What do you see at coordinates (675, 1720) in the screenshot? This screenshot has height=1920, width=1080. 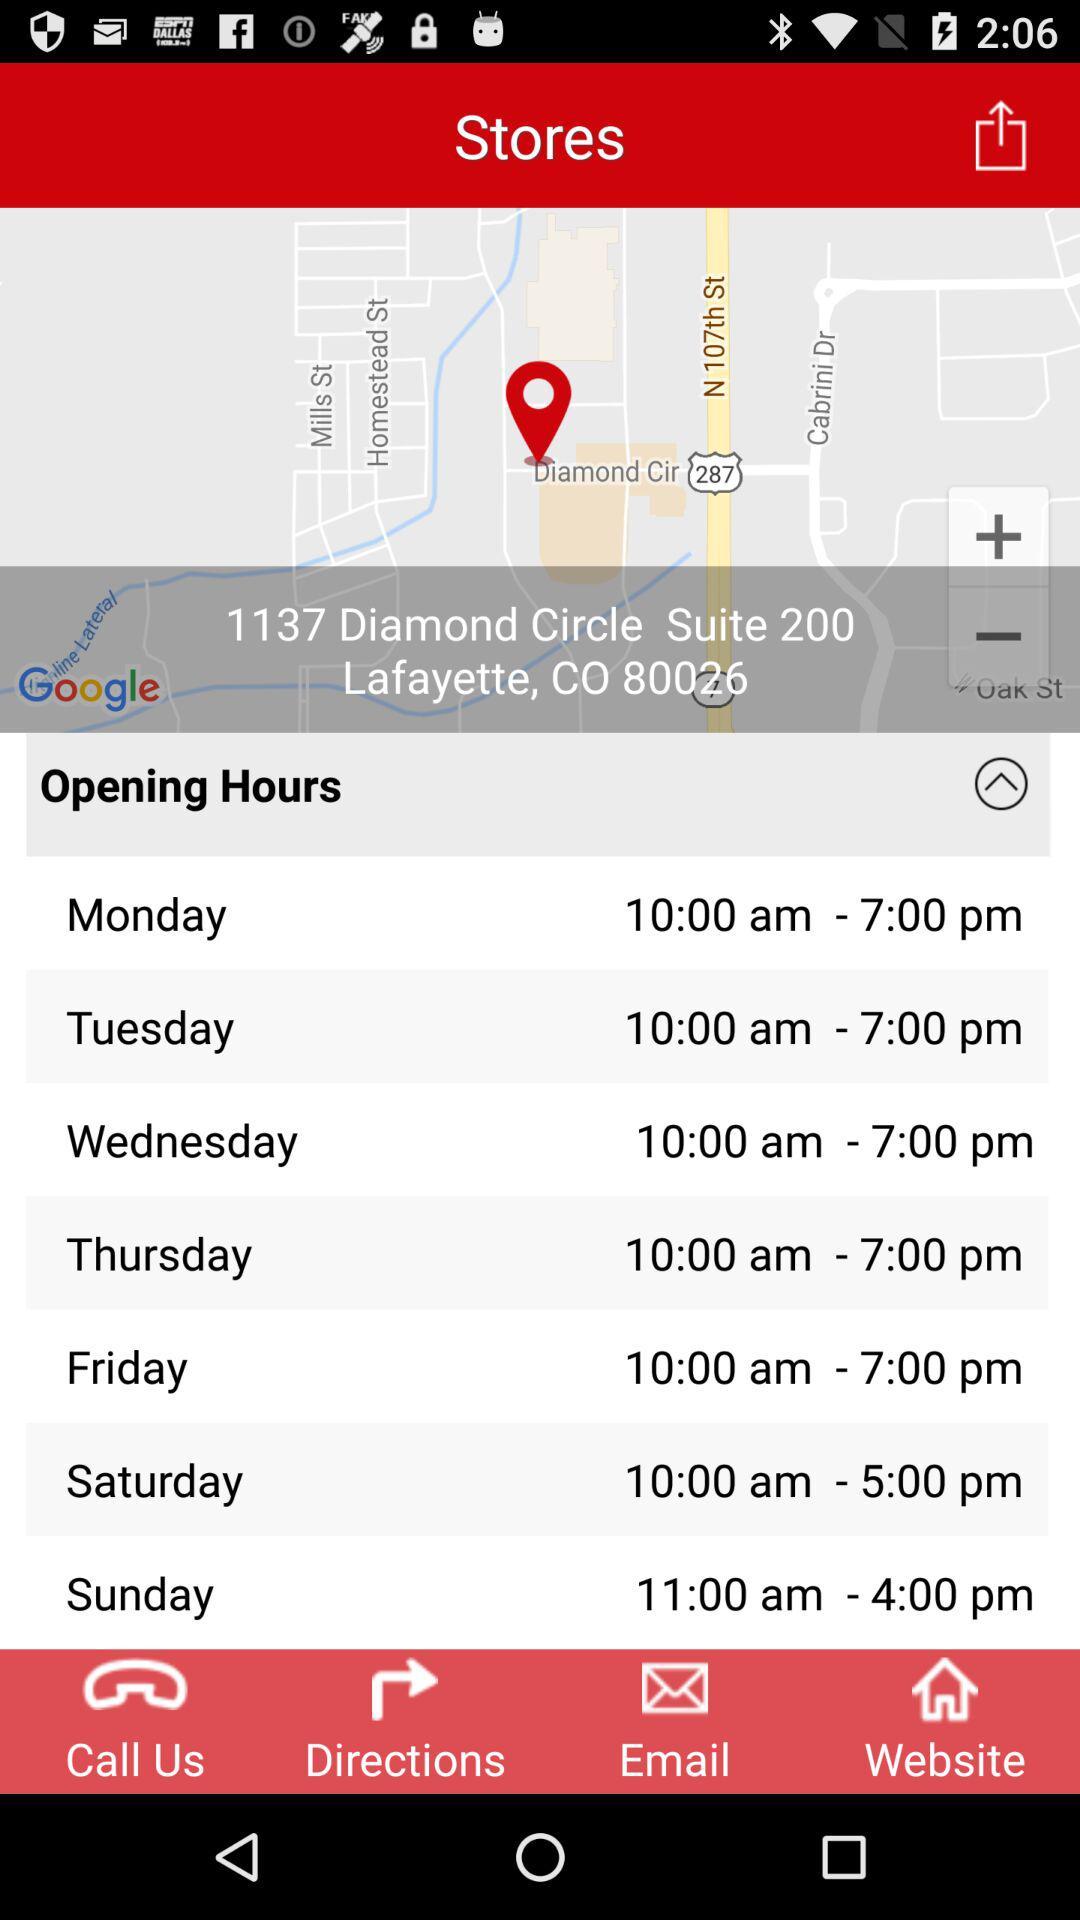 I see `the app to the left of website item` at bounding box center [675, 1720].